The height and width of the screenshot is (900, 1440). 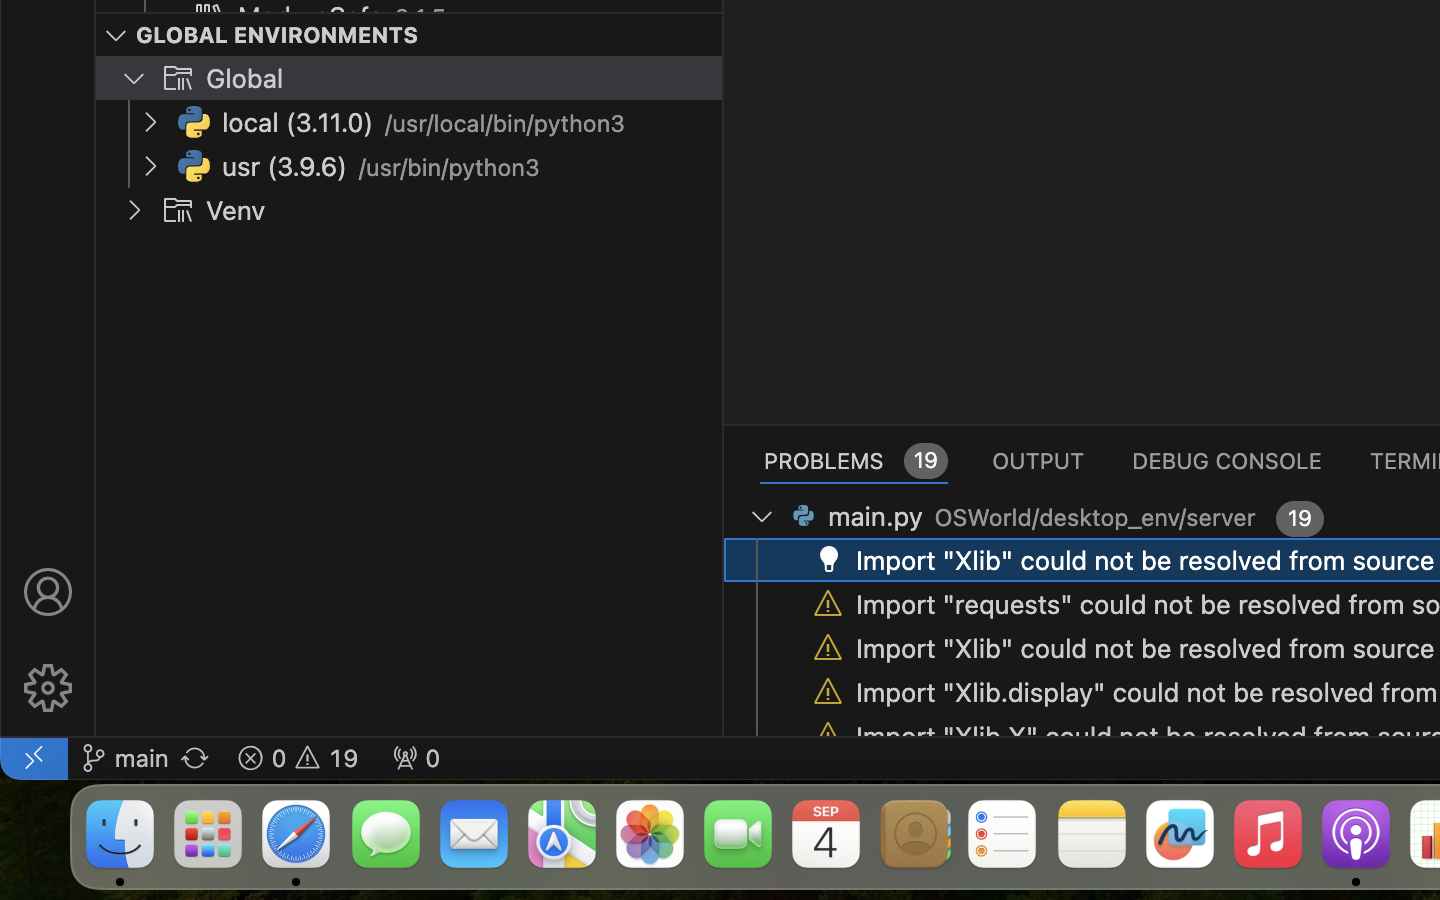 What do you see at coordinates (296, 123) in the screenshot?
I see `'local (3.11.0)'` at bounding box center [296, 123].